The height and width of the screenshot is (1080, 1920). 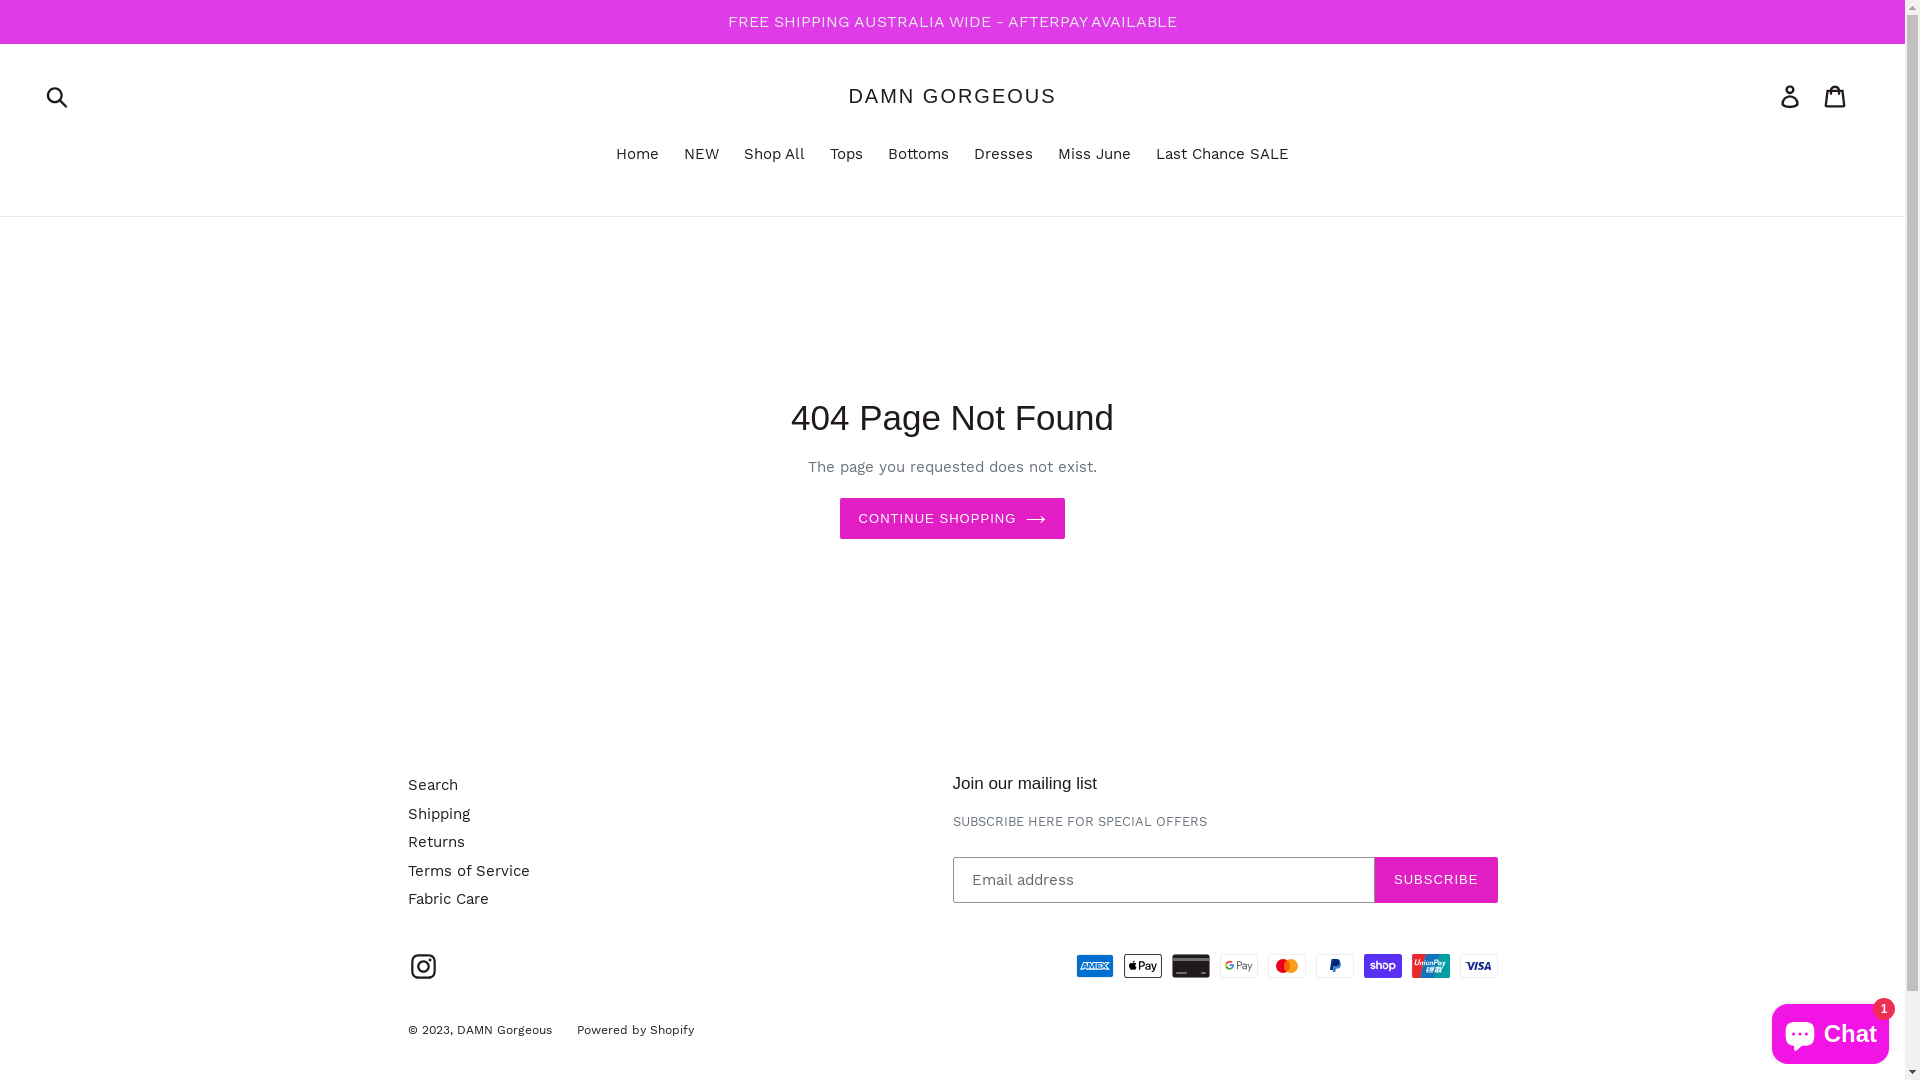 What do you see at coordinates (636, 154) in the screenshot?
I see `'Home'` at bounding box center [636, 154].